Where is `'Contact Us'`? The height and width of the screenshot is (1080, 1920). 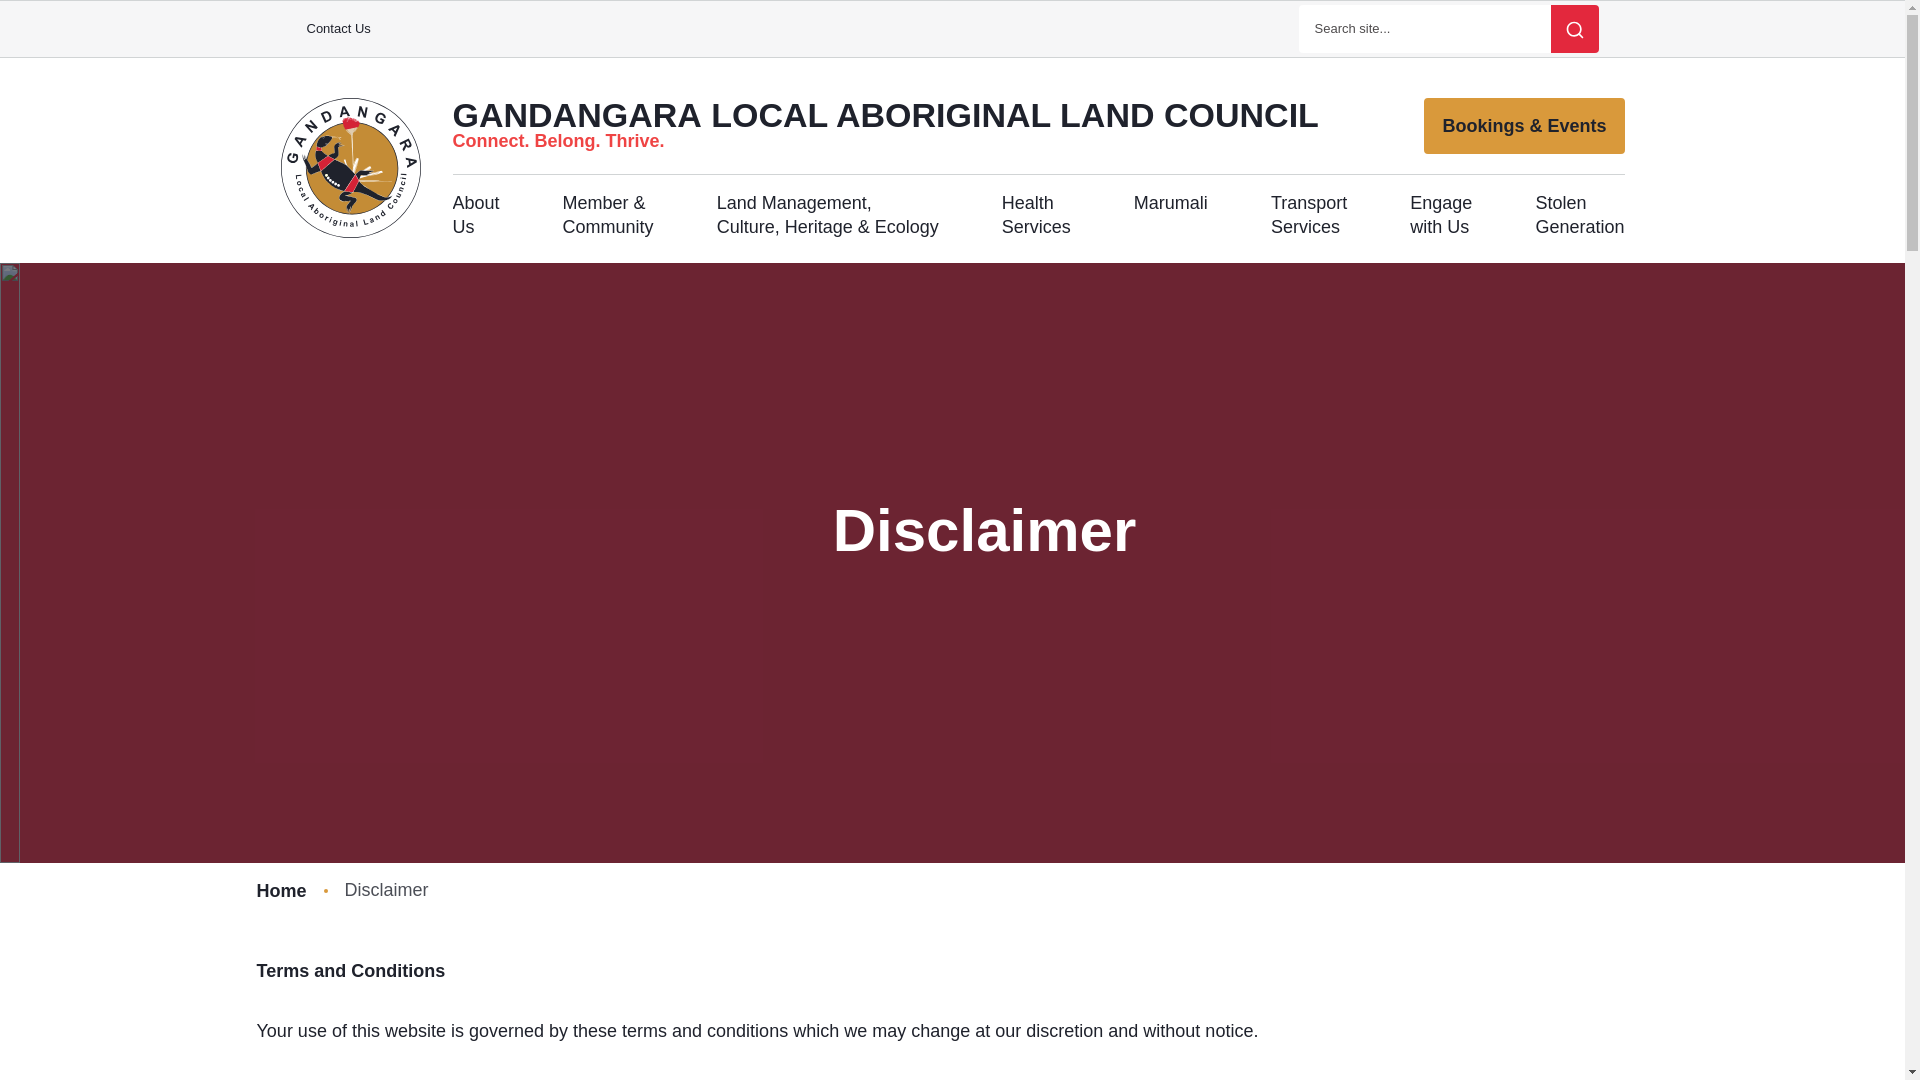
'Contact Us' is located at coordinates (337, 29).